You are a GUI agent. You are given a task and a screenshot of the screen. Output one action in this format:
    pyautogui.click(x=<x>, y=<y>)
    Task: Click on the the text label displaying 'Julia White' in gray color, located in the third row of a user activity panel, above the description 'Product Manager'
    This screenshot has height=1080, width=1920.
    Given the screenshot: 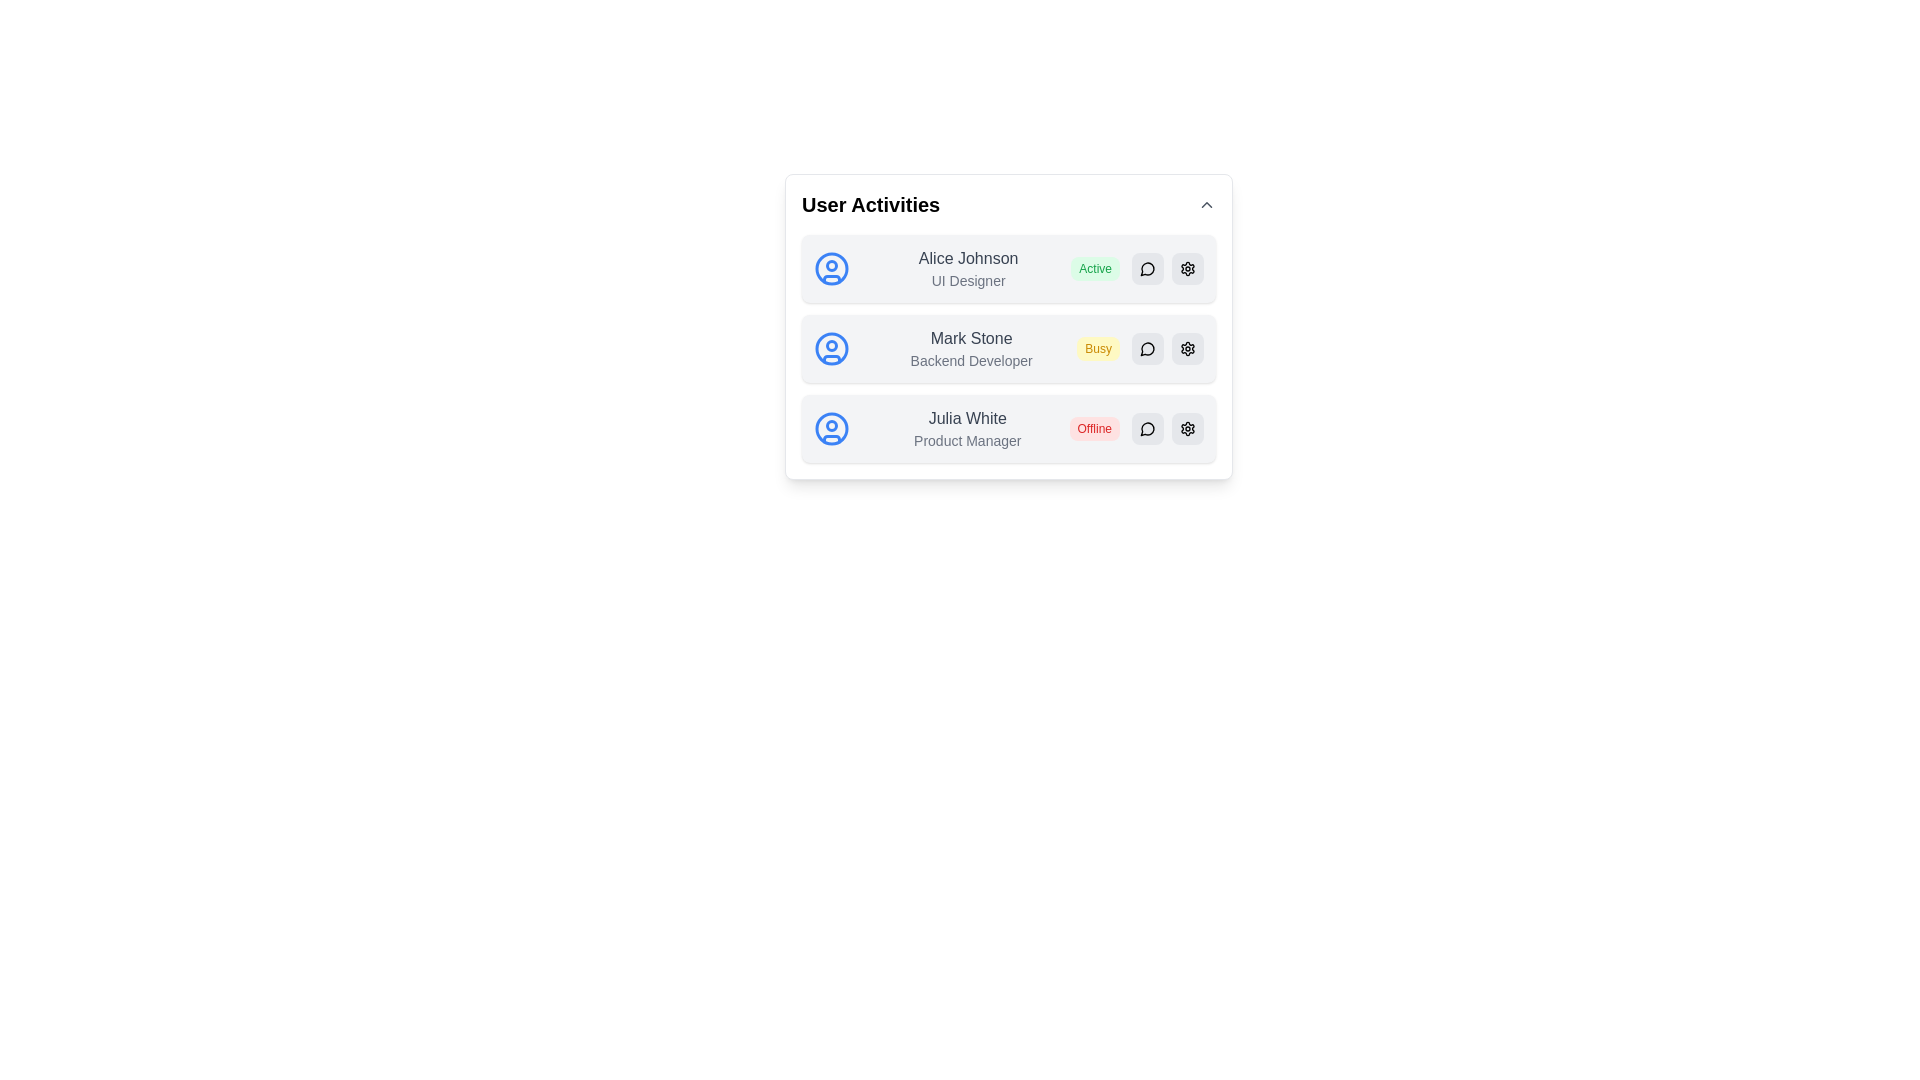 What is the action you would take?
    pyautogui.click(x=967, y=418)
    